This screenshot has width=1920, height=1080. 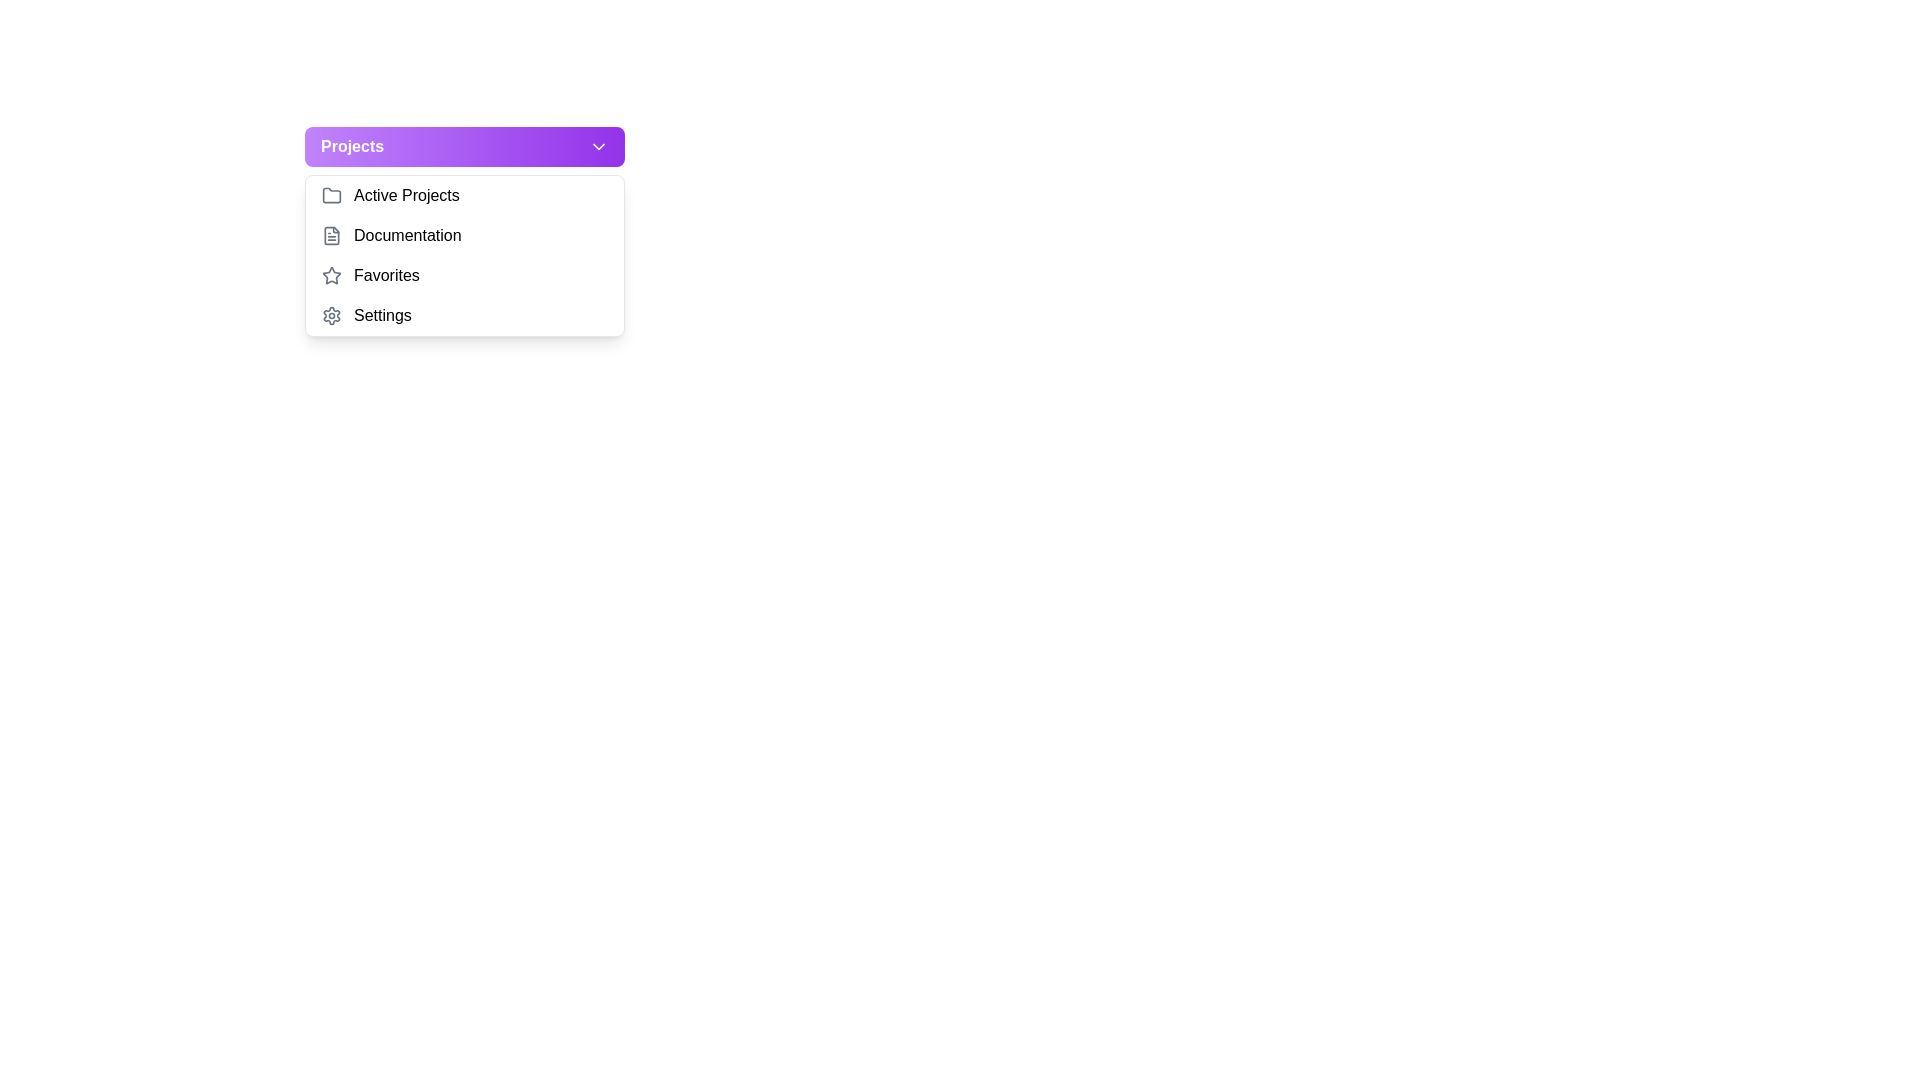 What do you see at coordinates (464, 254) in the screenshot?
I see `the second item in the dropdown menu containing textual items and icons, which is styled with a white background and rounded corners` at bounding box center [464, 254].